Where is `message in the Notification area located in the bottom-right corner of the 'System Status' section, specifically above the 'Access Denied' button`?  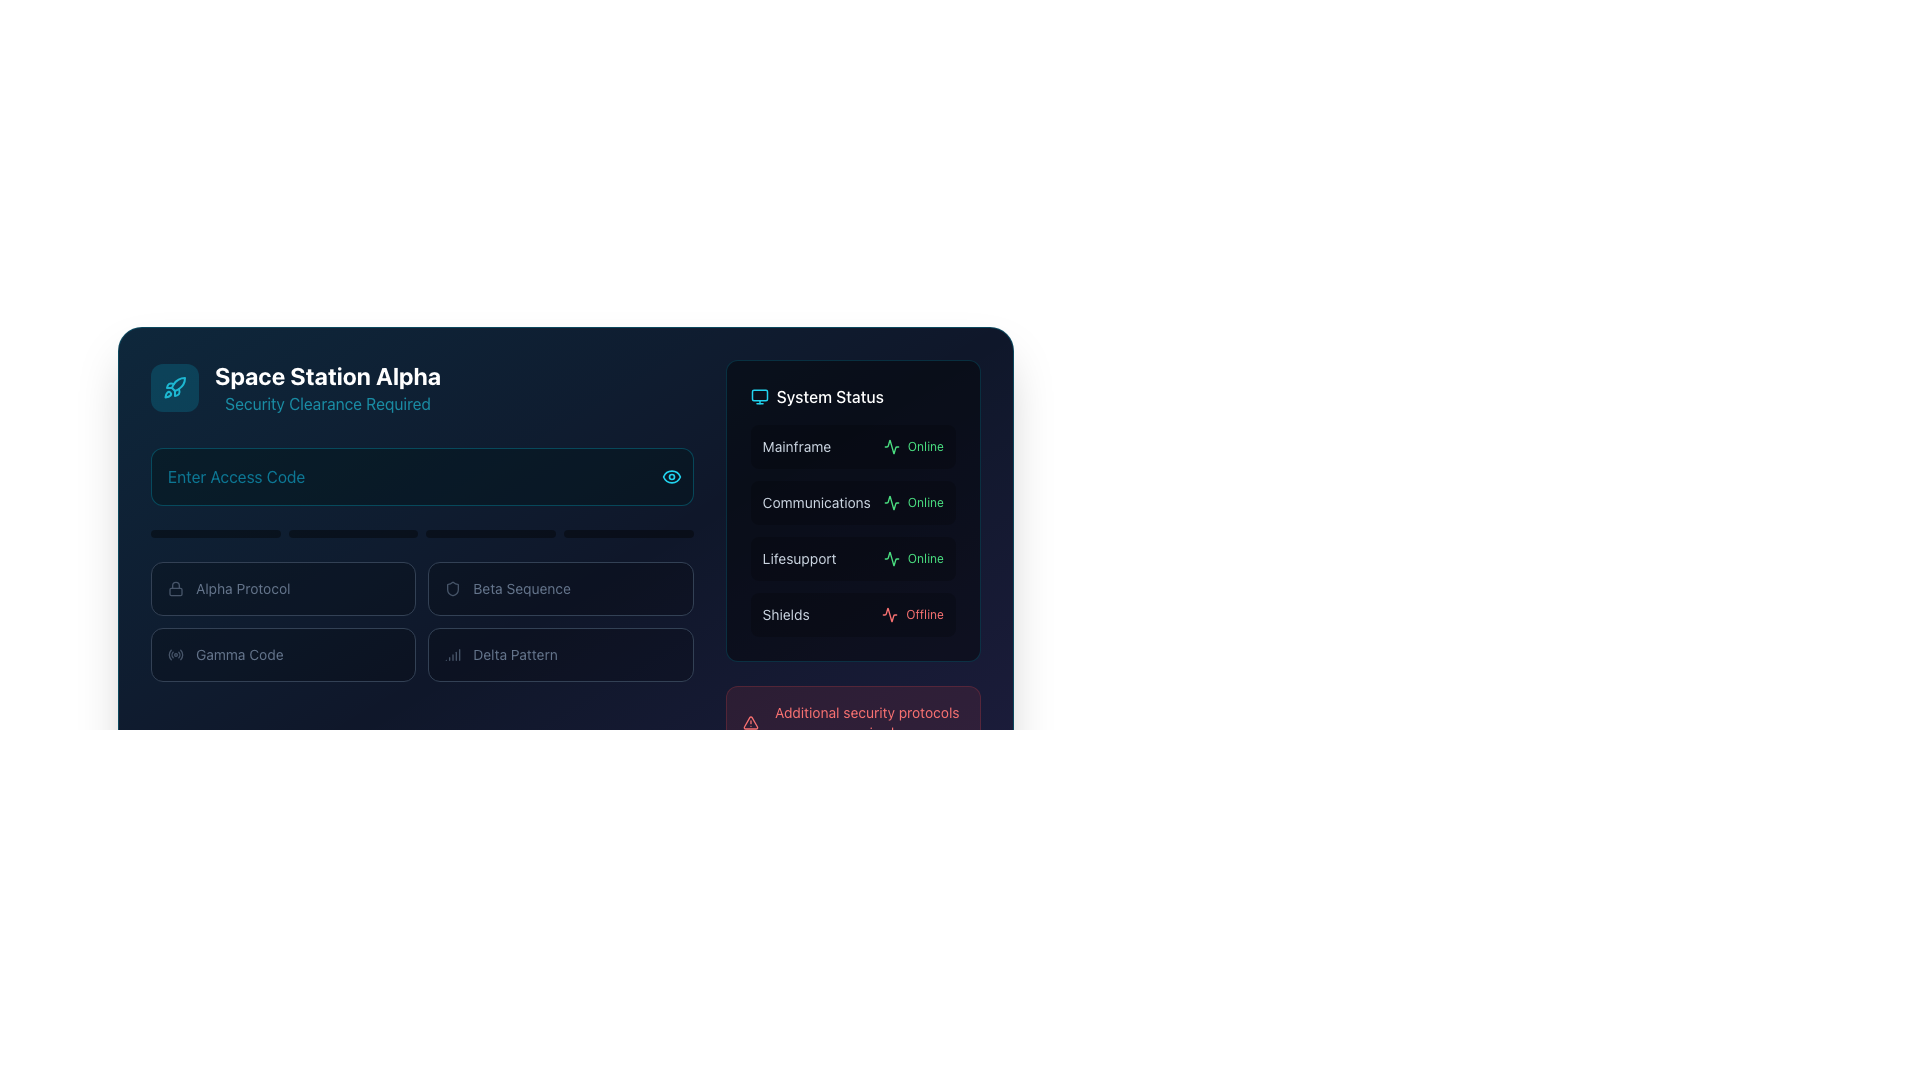 message in the Notification area located in the bottom-right corner of the 'System Status' section, specifically above the 'Access Denied' button is located at coordinates (853, 722).